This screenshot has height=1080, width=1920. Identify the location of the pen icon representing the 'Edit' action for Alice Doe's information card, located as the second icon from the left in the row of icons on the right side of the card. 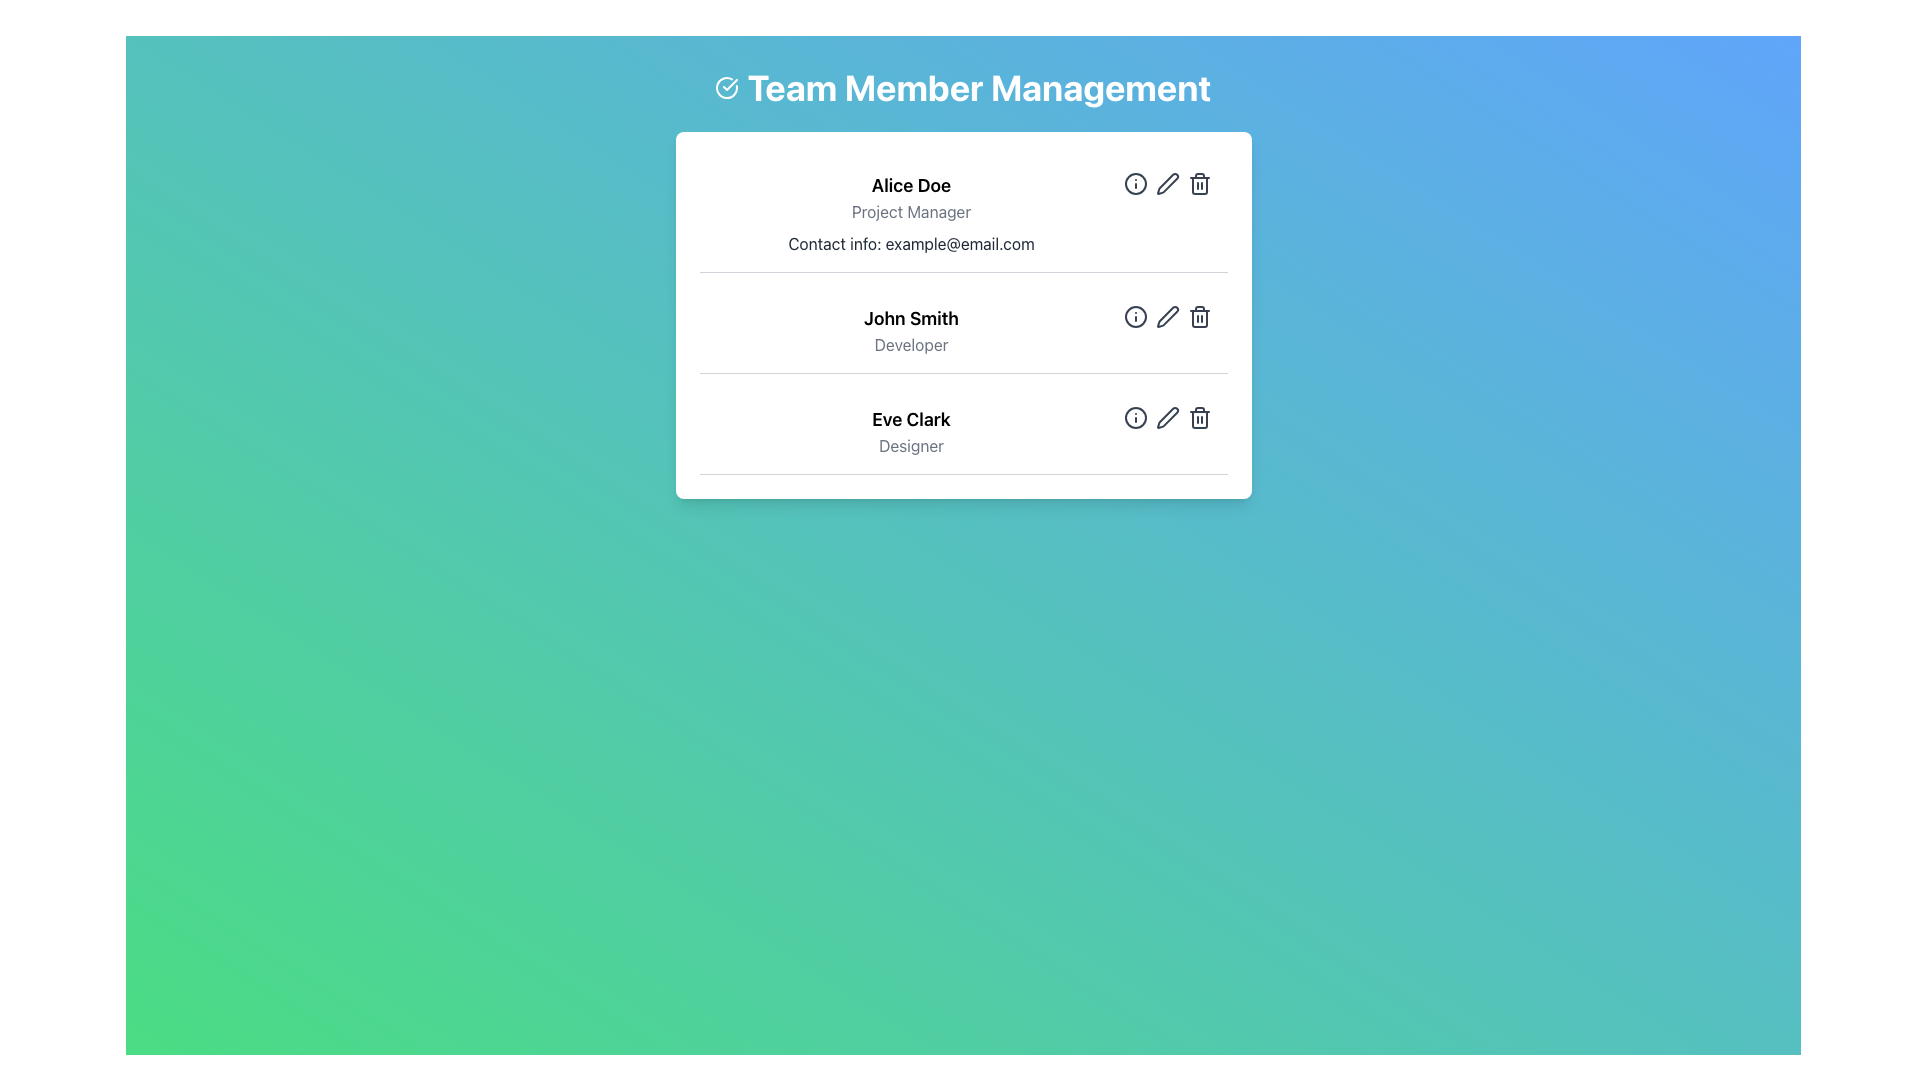
(1167, 184).